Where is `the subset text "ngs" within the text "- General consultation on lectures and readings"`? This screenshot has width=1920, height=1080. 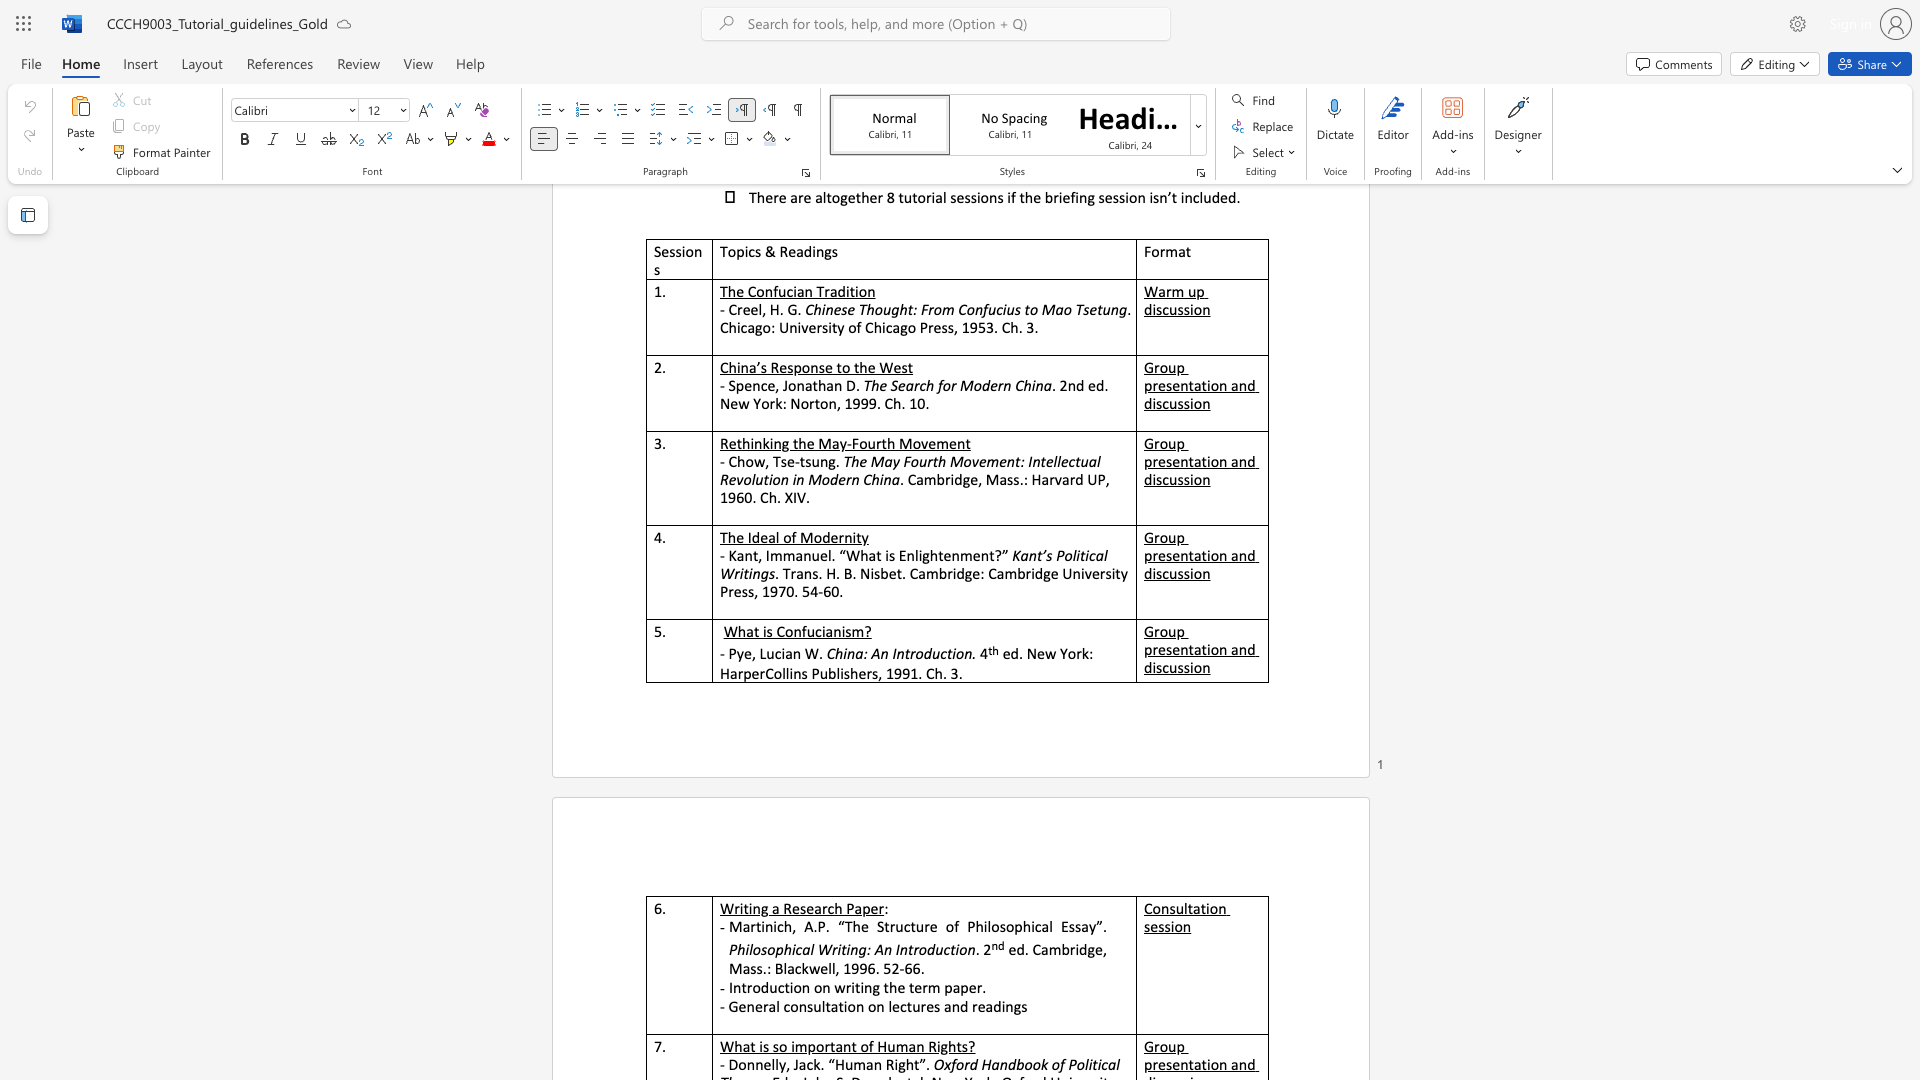
the subset text "ngs" within the text "- General consultation on lectures and readings" is located at coordinates (1005, 1006).